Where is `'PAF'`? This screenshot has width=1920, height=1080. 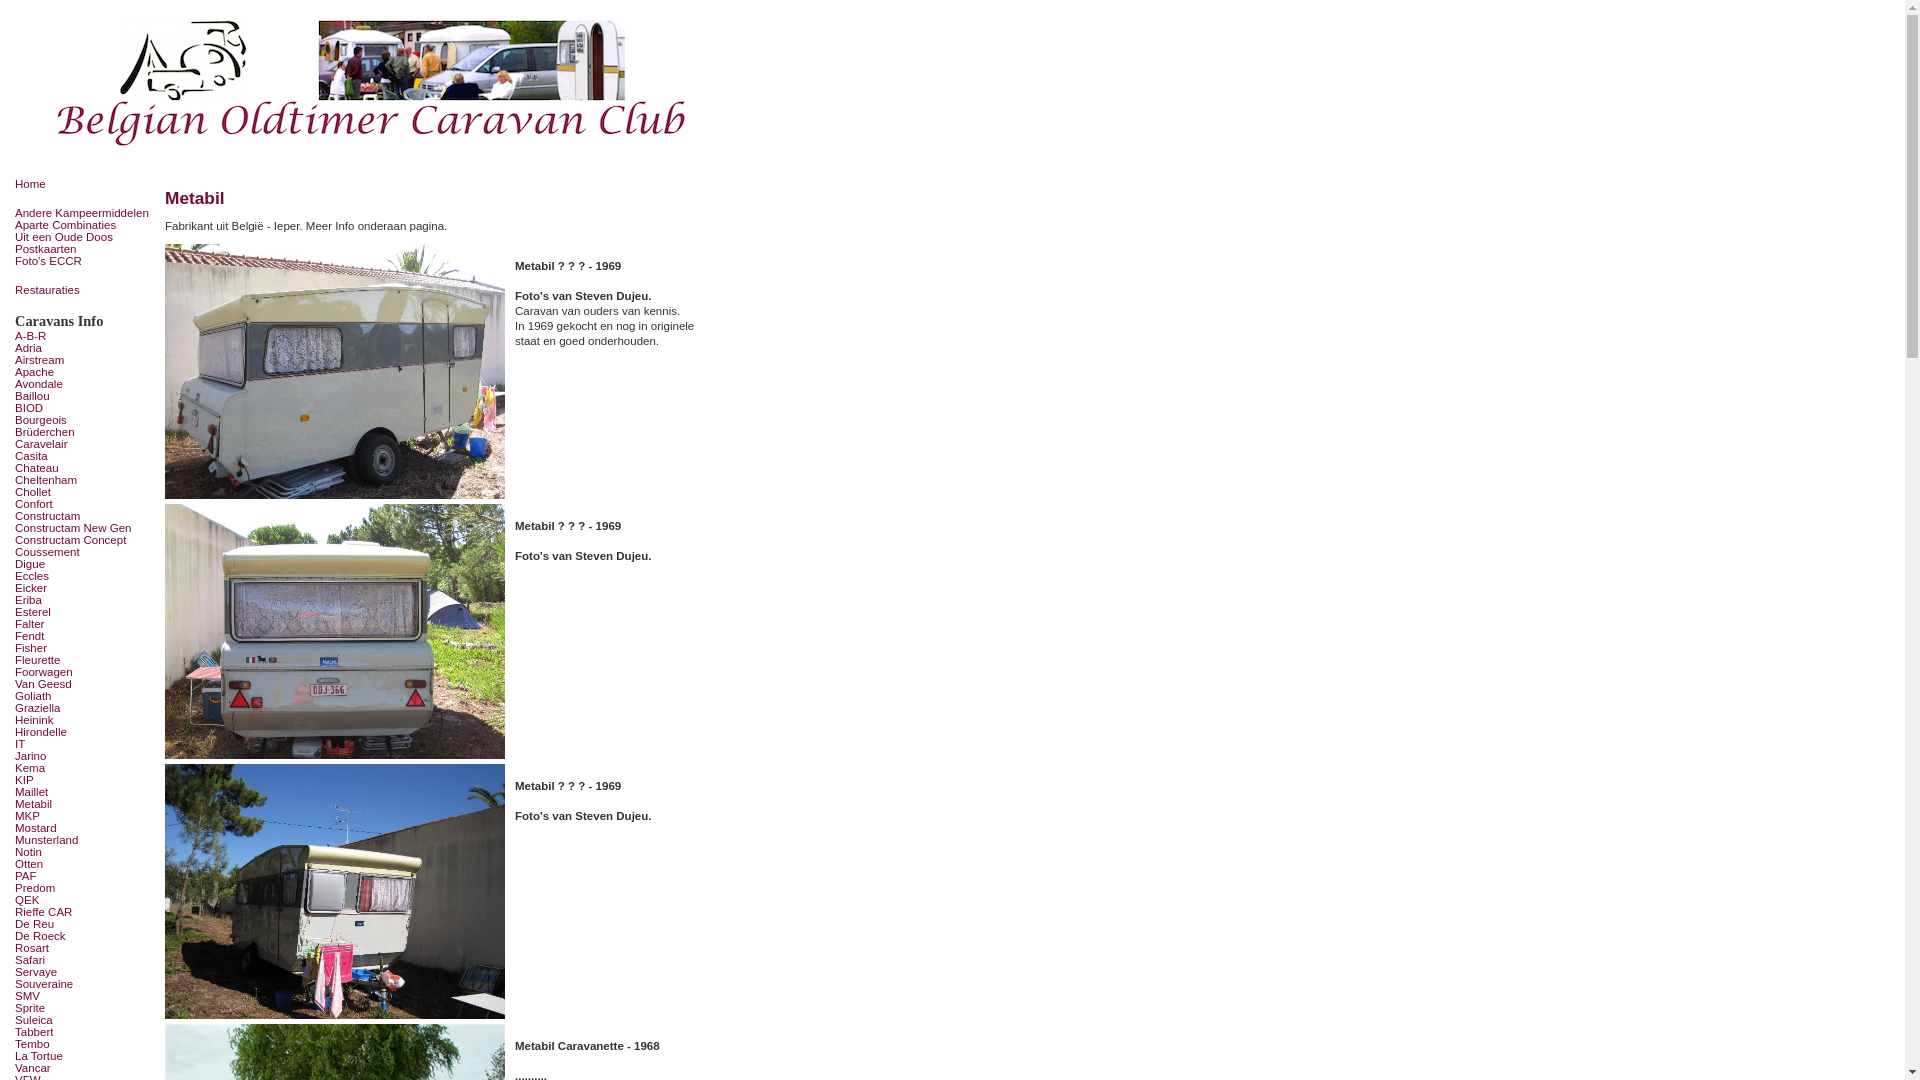
'PAF' is located at coordinates (84, 874).